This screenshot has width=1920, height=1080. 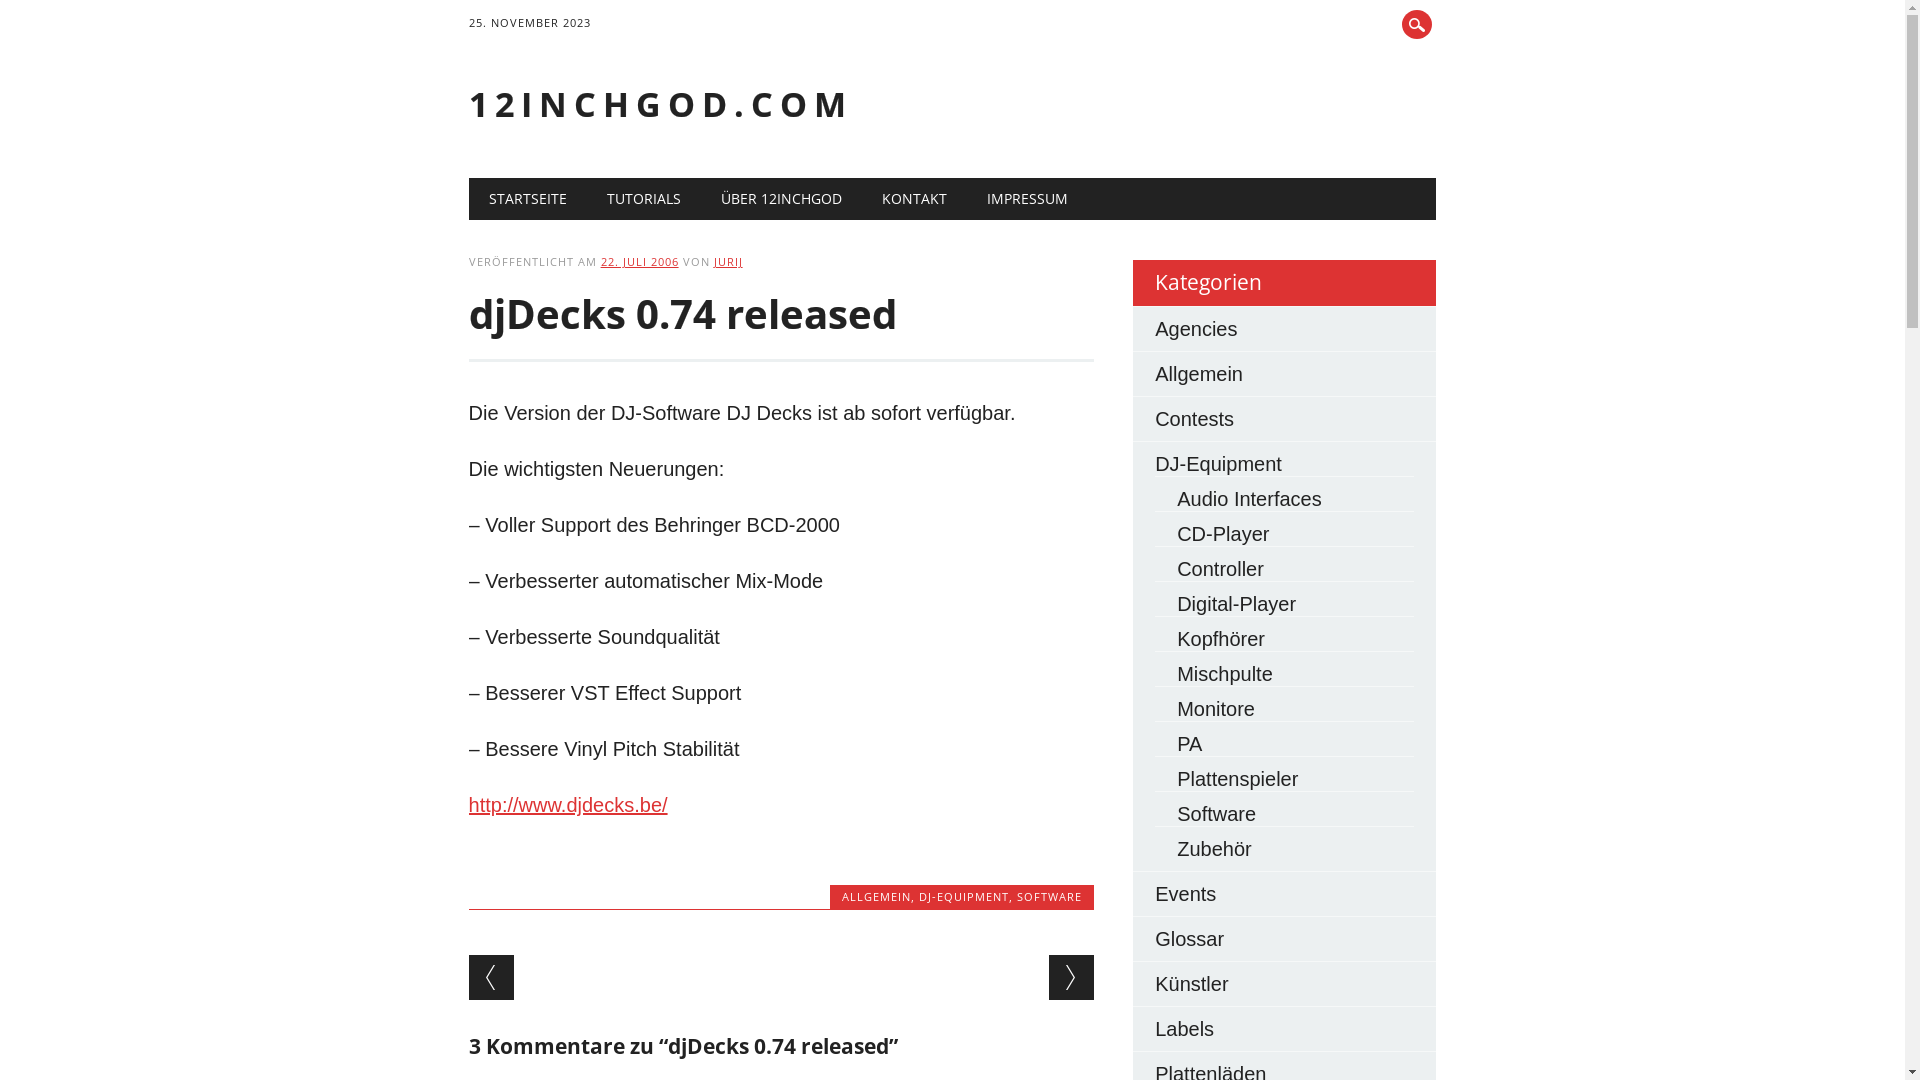 What do you see at coordinates (1176, 603) in the screenshot?
I see `'Digital-Player'` at bounding box center [1176, 603].